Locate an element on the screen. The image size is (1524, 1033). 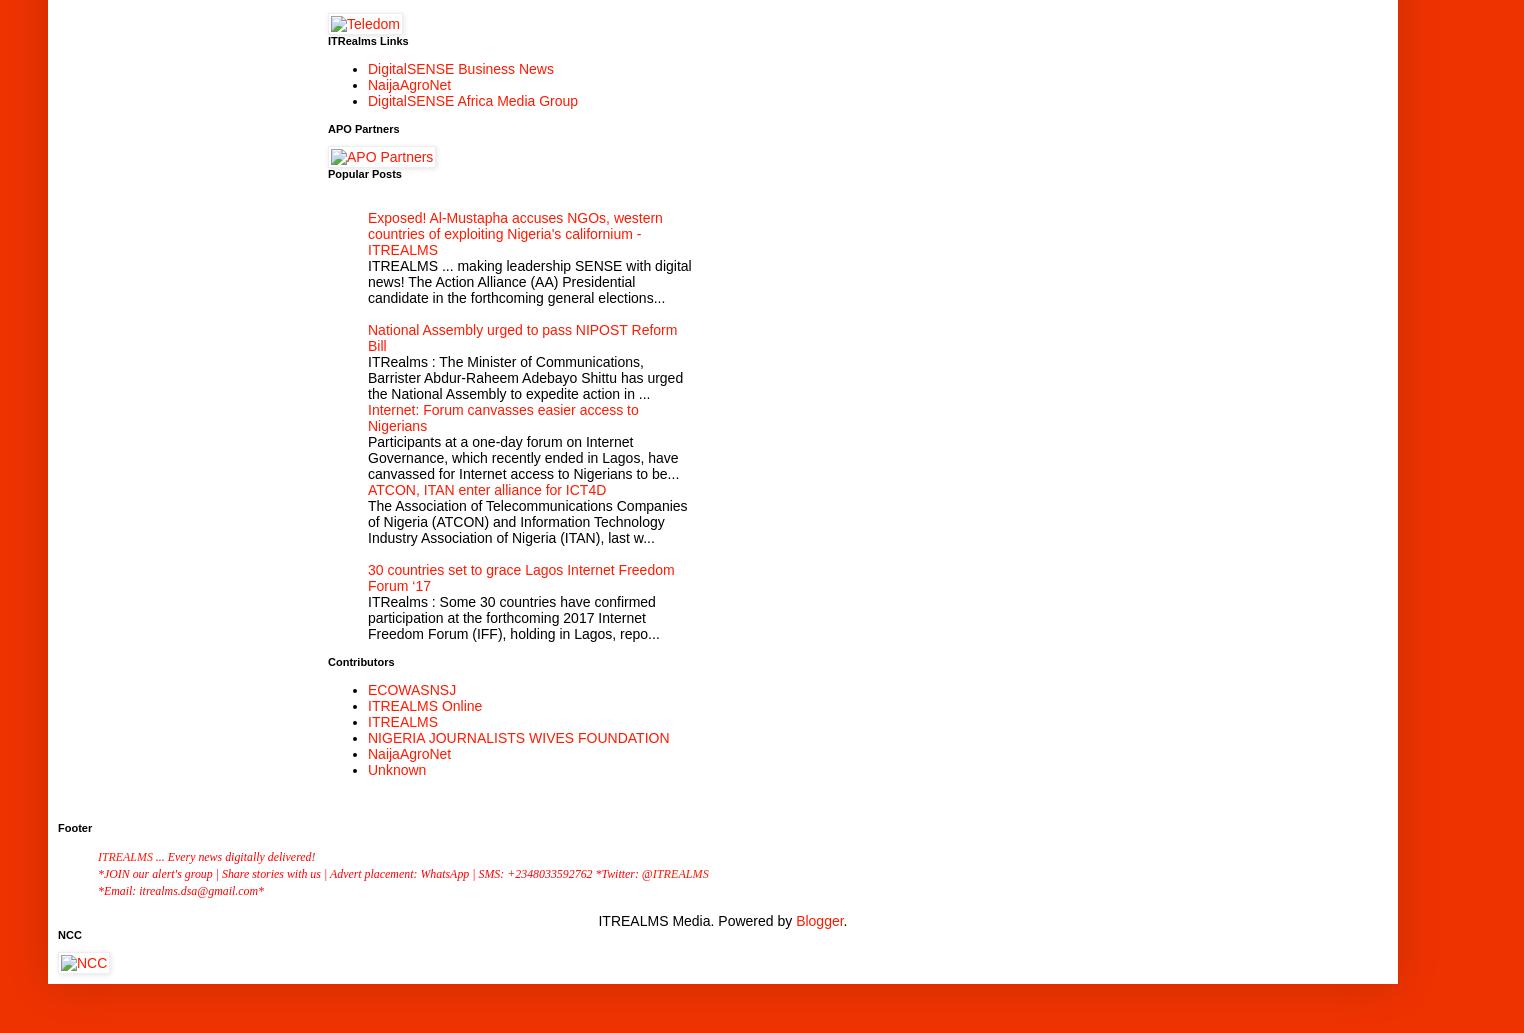
'Blogger' is located at coordinates (818, 918).